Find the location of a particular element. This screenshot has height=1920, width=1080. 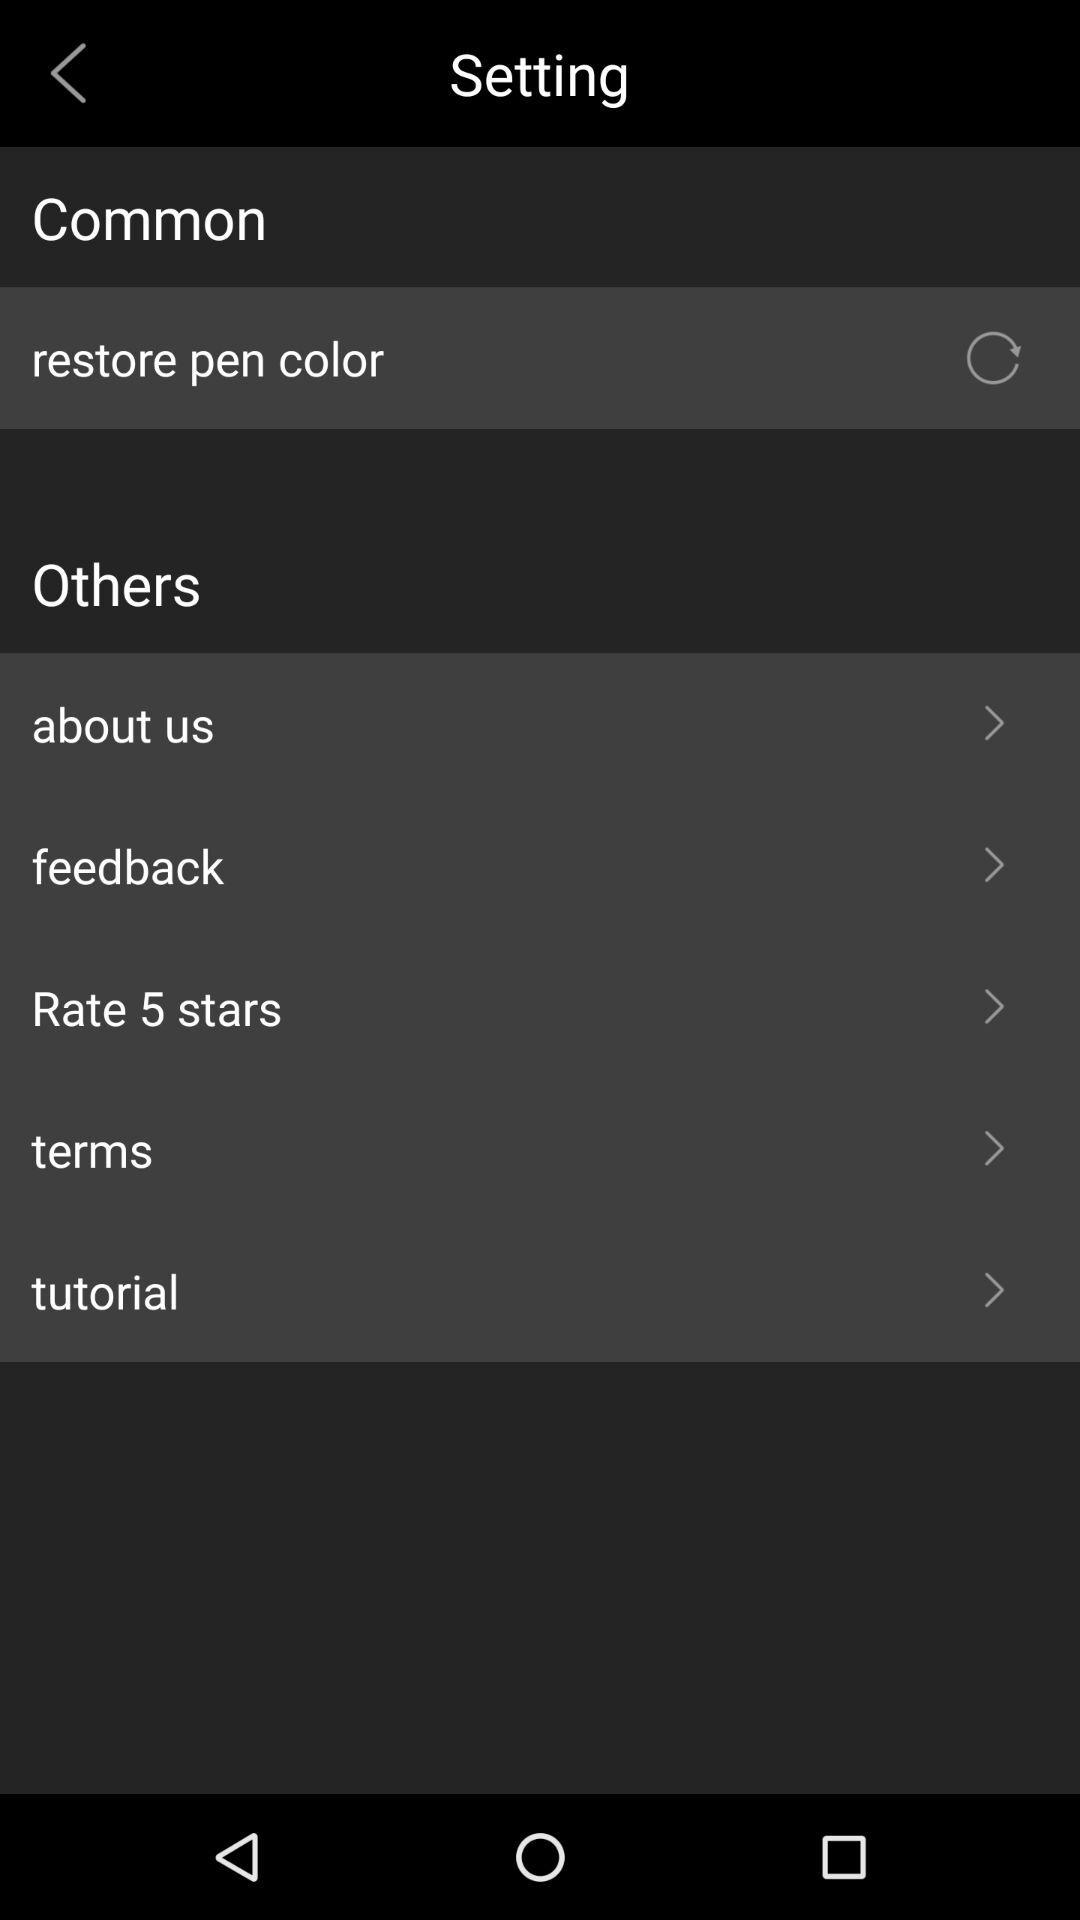

restore pen color icon is located at coordinates (540, 358).